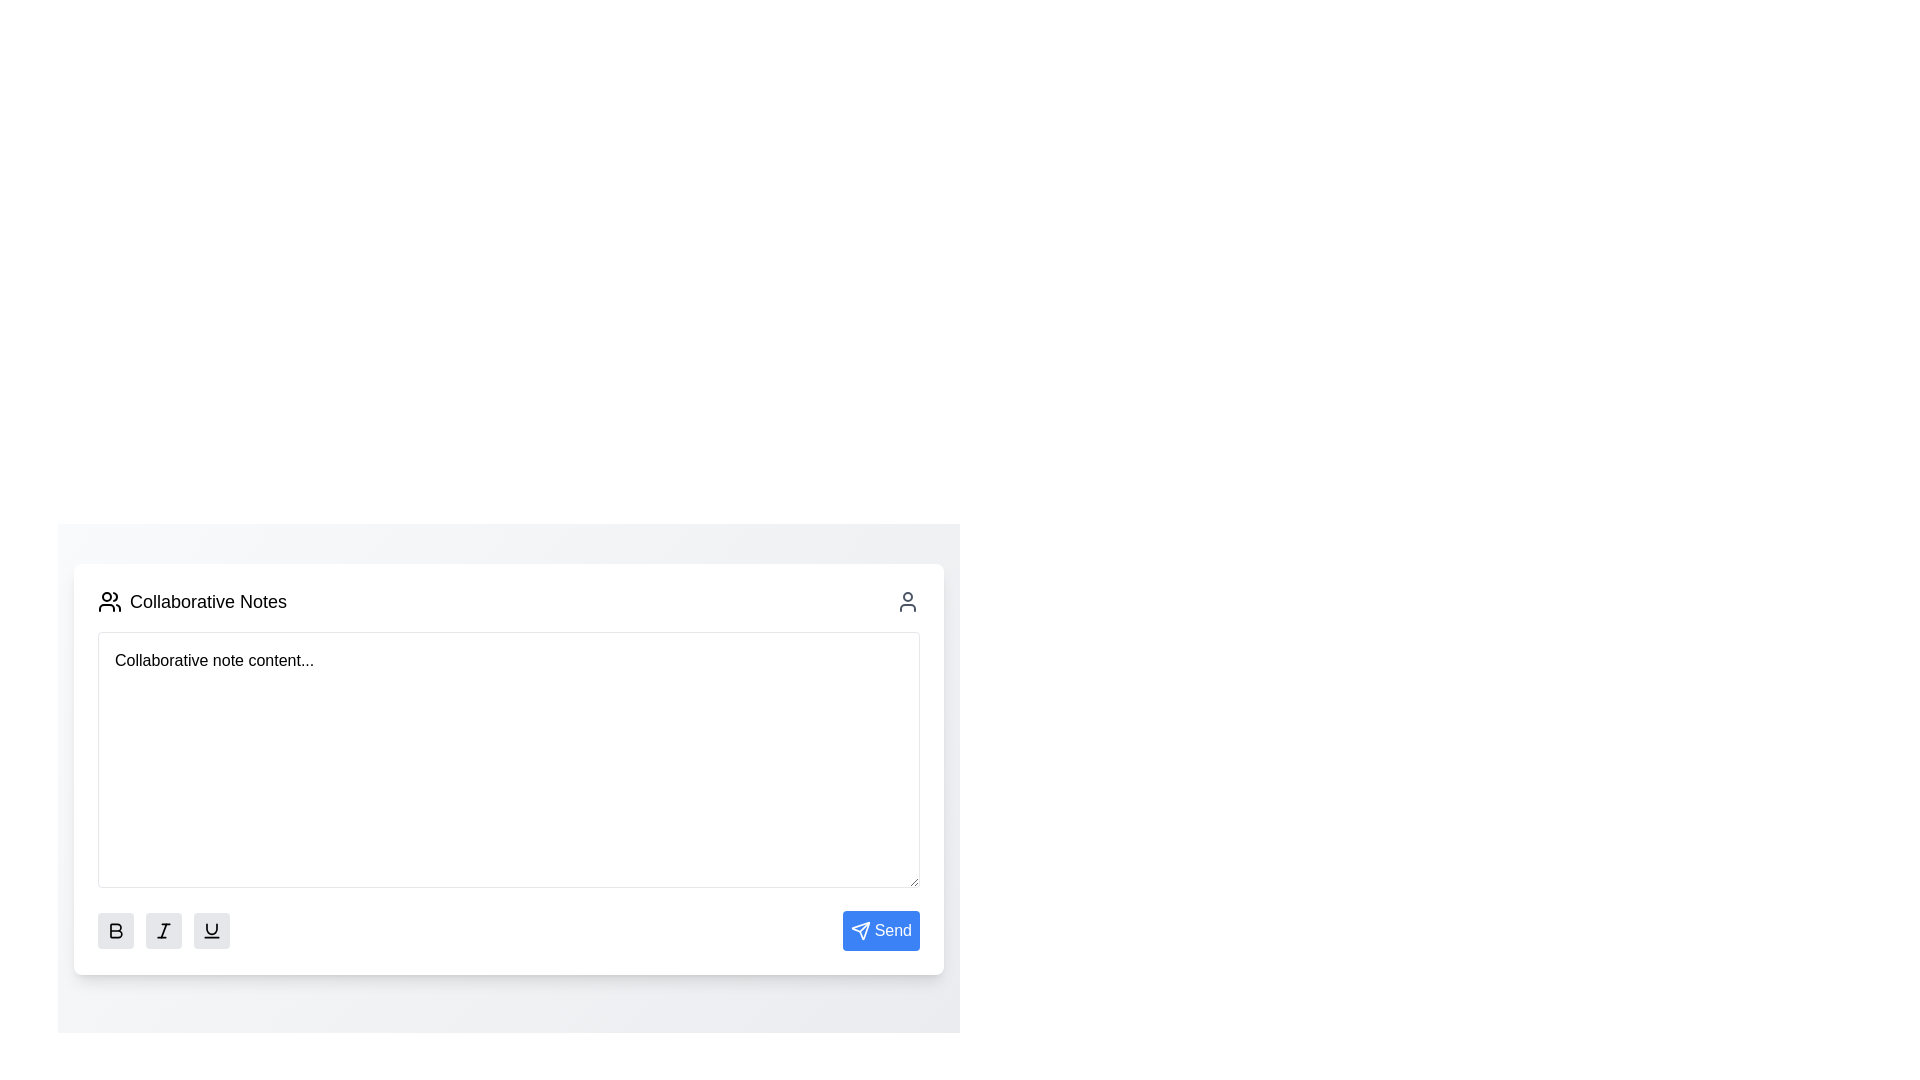 The image size is (1920, 1080). I want to click on the underline formatting button, represented by an underlined 'U' icon, located at the bottom-right of the text editor, so click(211, 930).